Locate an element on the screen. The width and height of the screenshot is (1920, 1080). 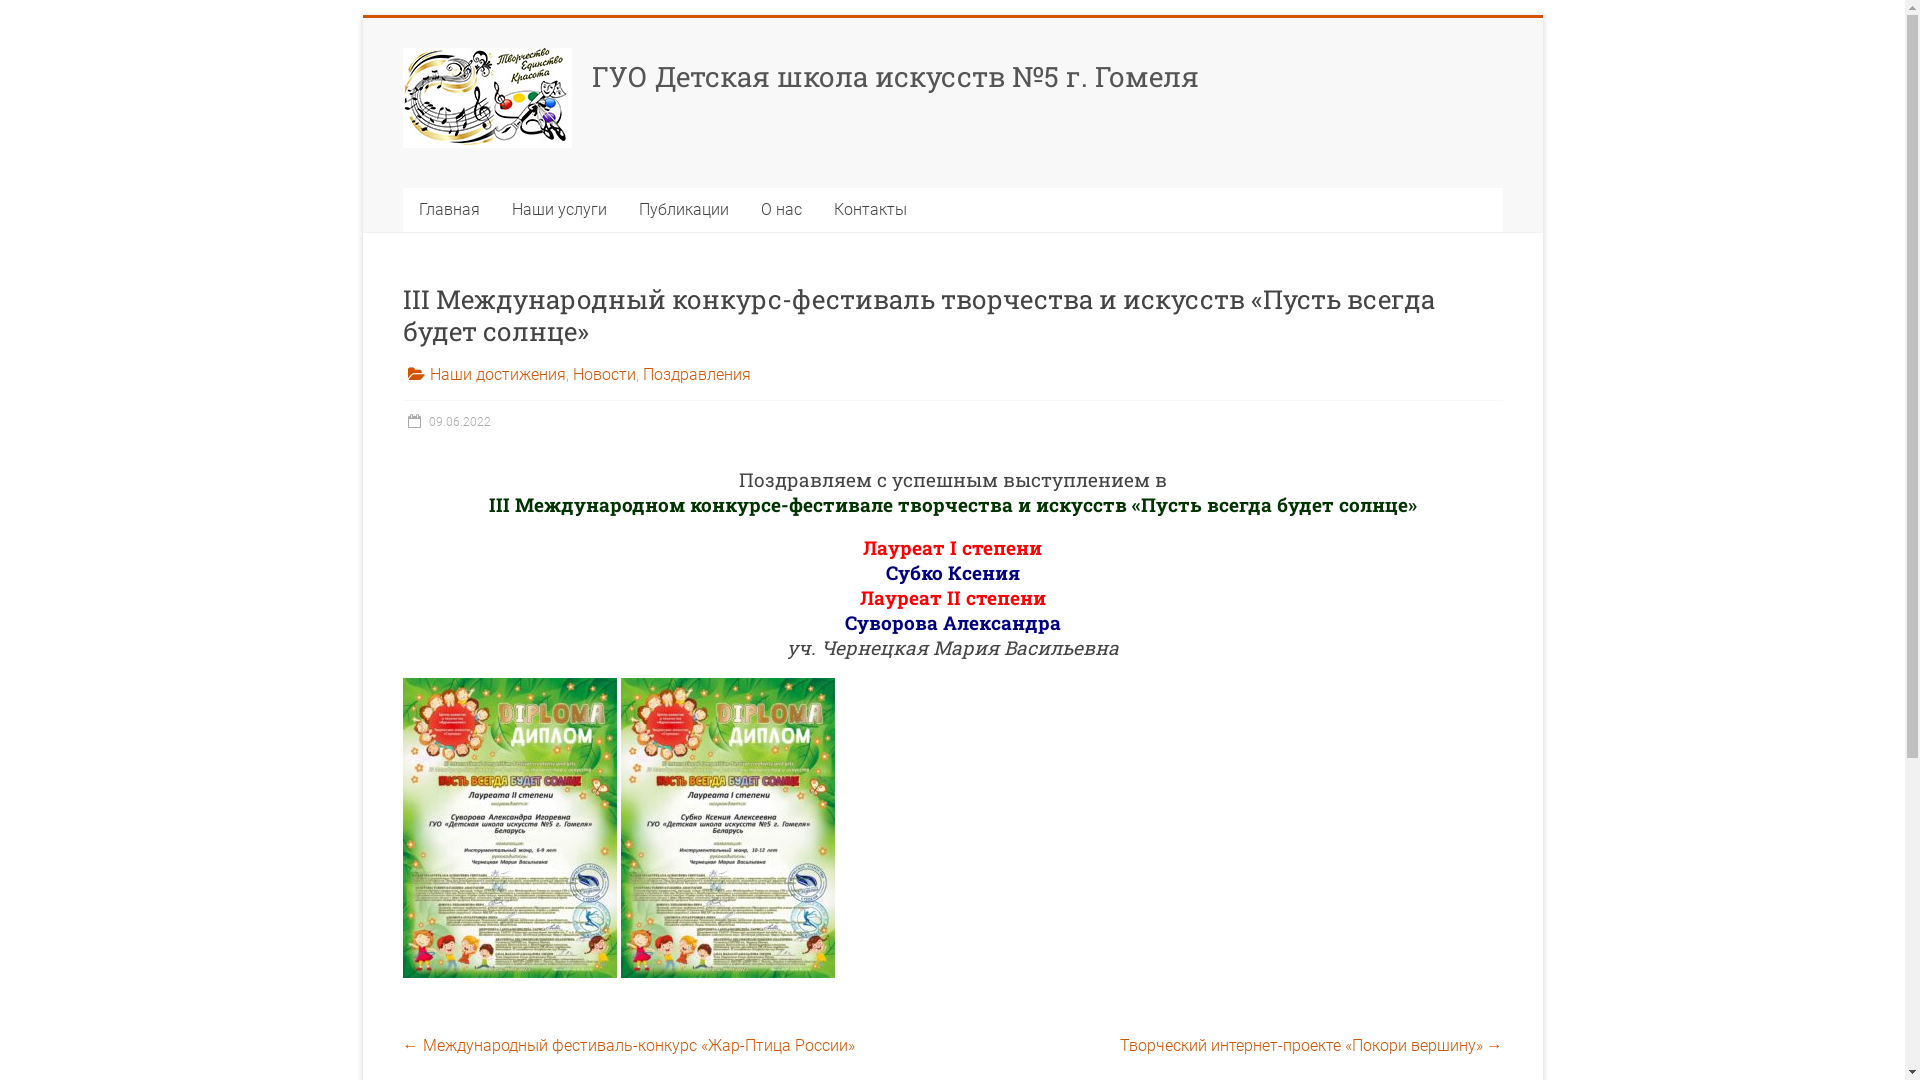
'09.06.2022' is located at coordinates (401, 420).